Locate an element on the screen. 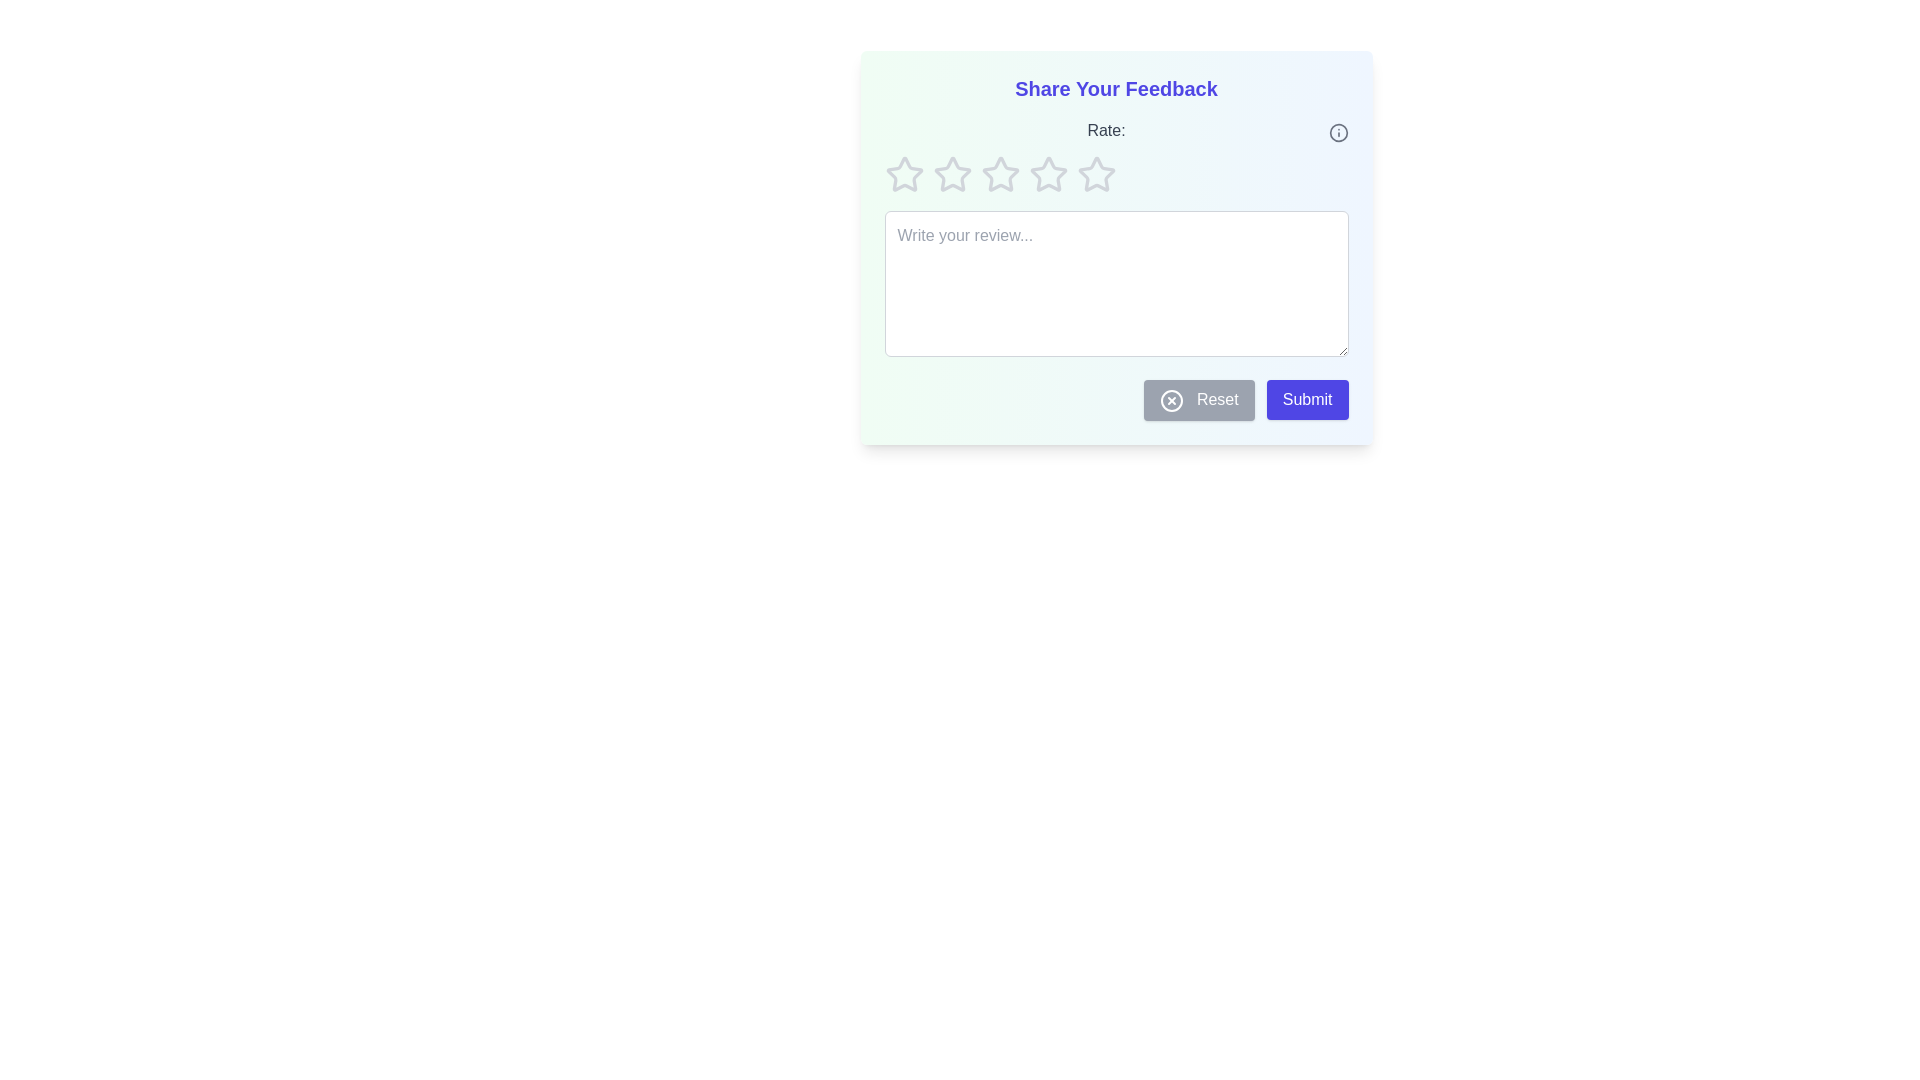 Image resolution: width=1920 pixels, height=1080 pixels. the Reset button to clear the inputs is located at coordinates (1199, 400).